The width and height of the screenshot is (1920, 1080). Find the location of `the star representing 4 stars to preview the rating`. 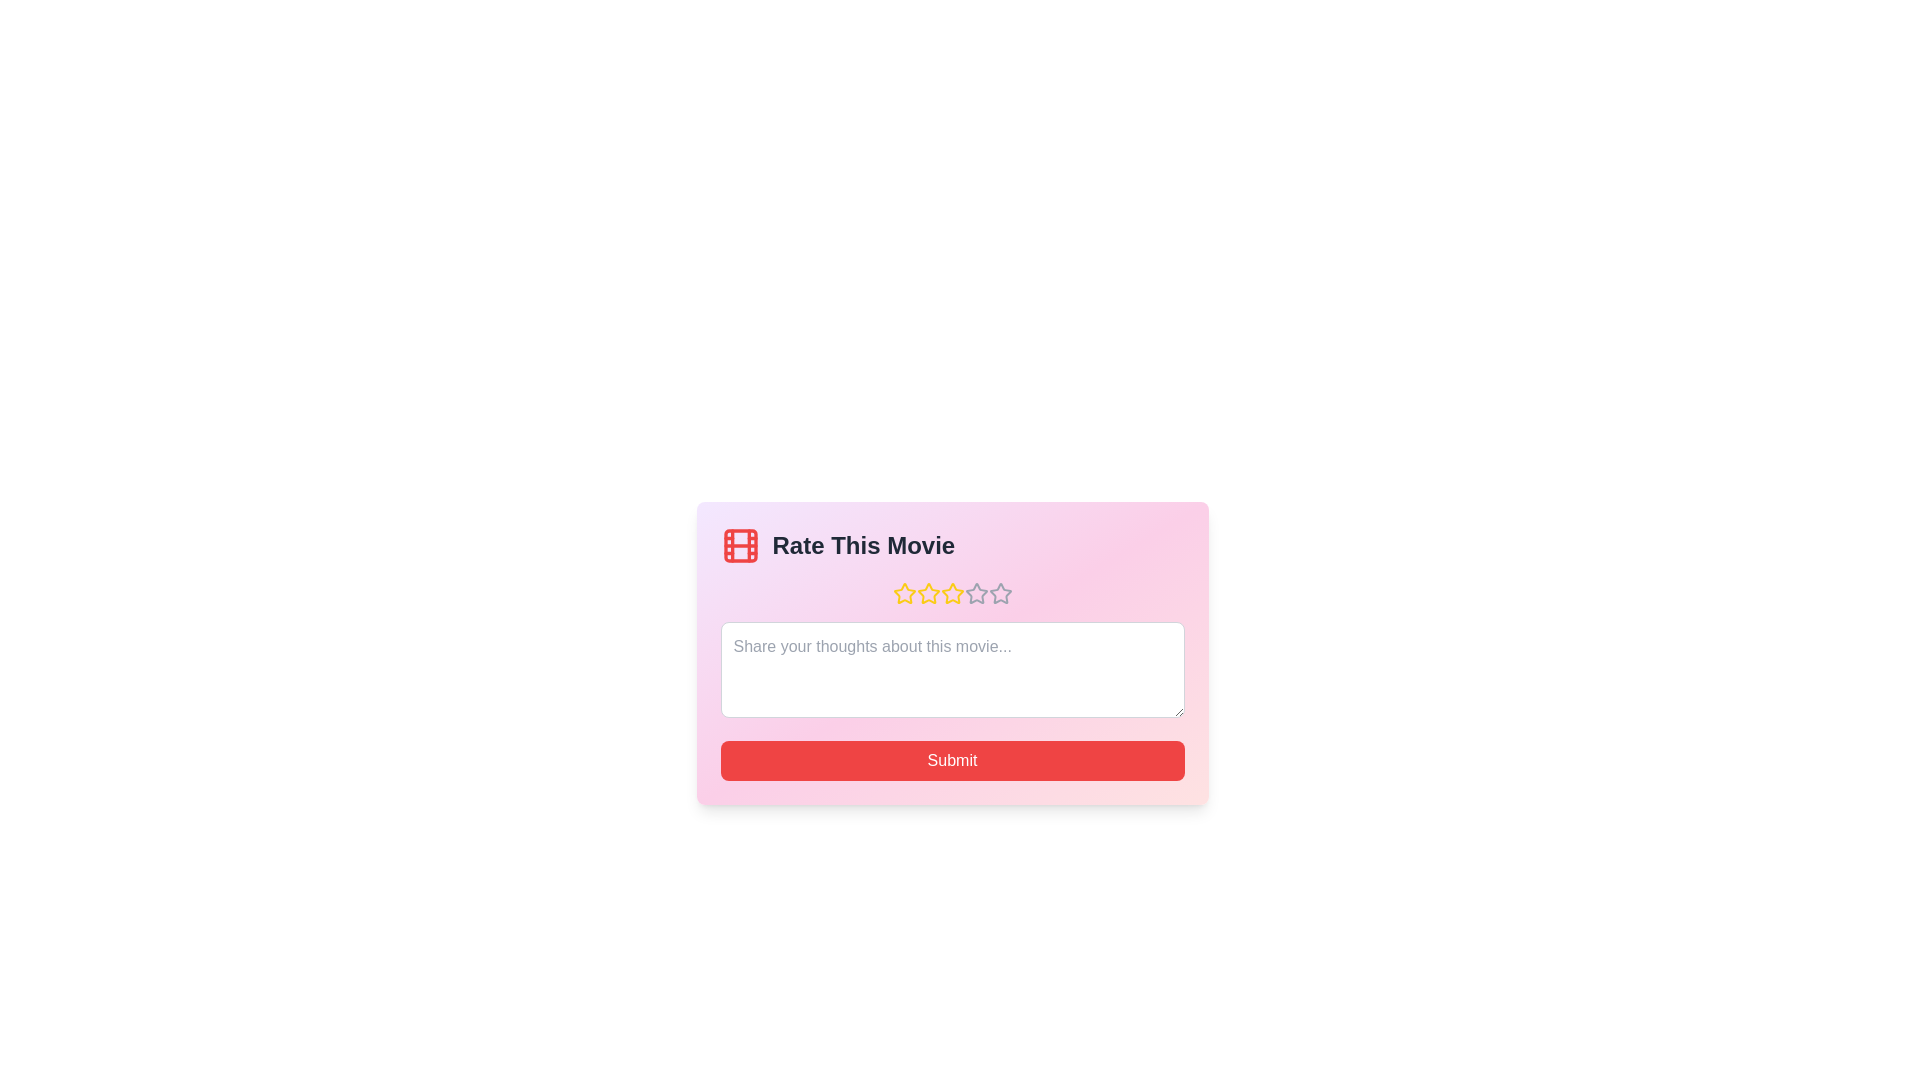

the star representing 4 stars to preview the rating is located at coordinates (976, 593).